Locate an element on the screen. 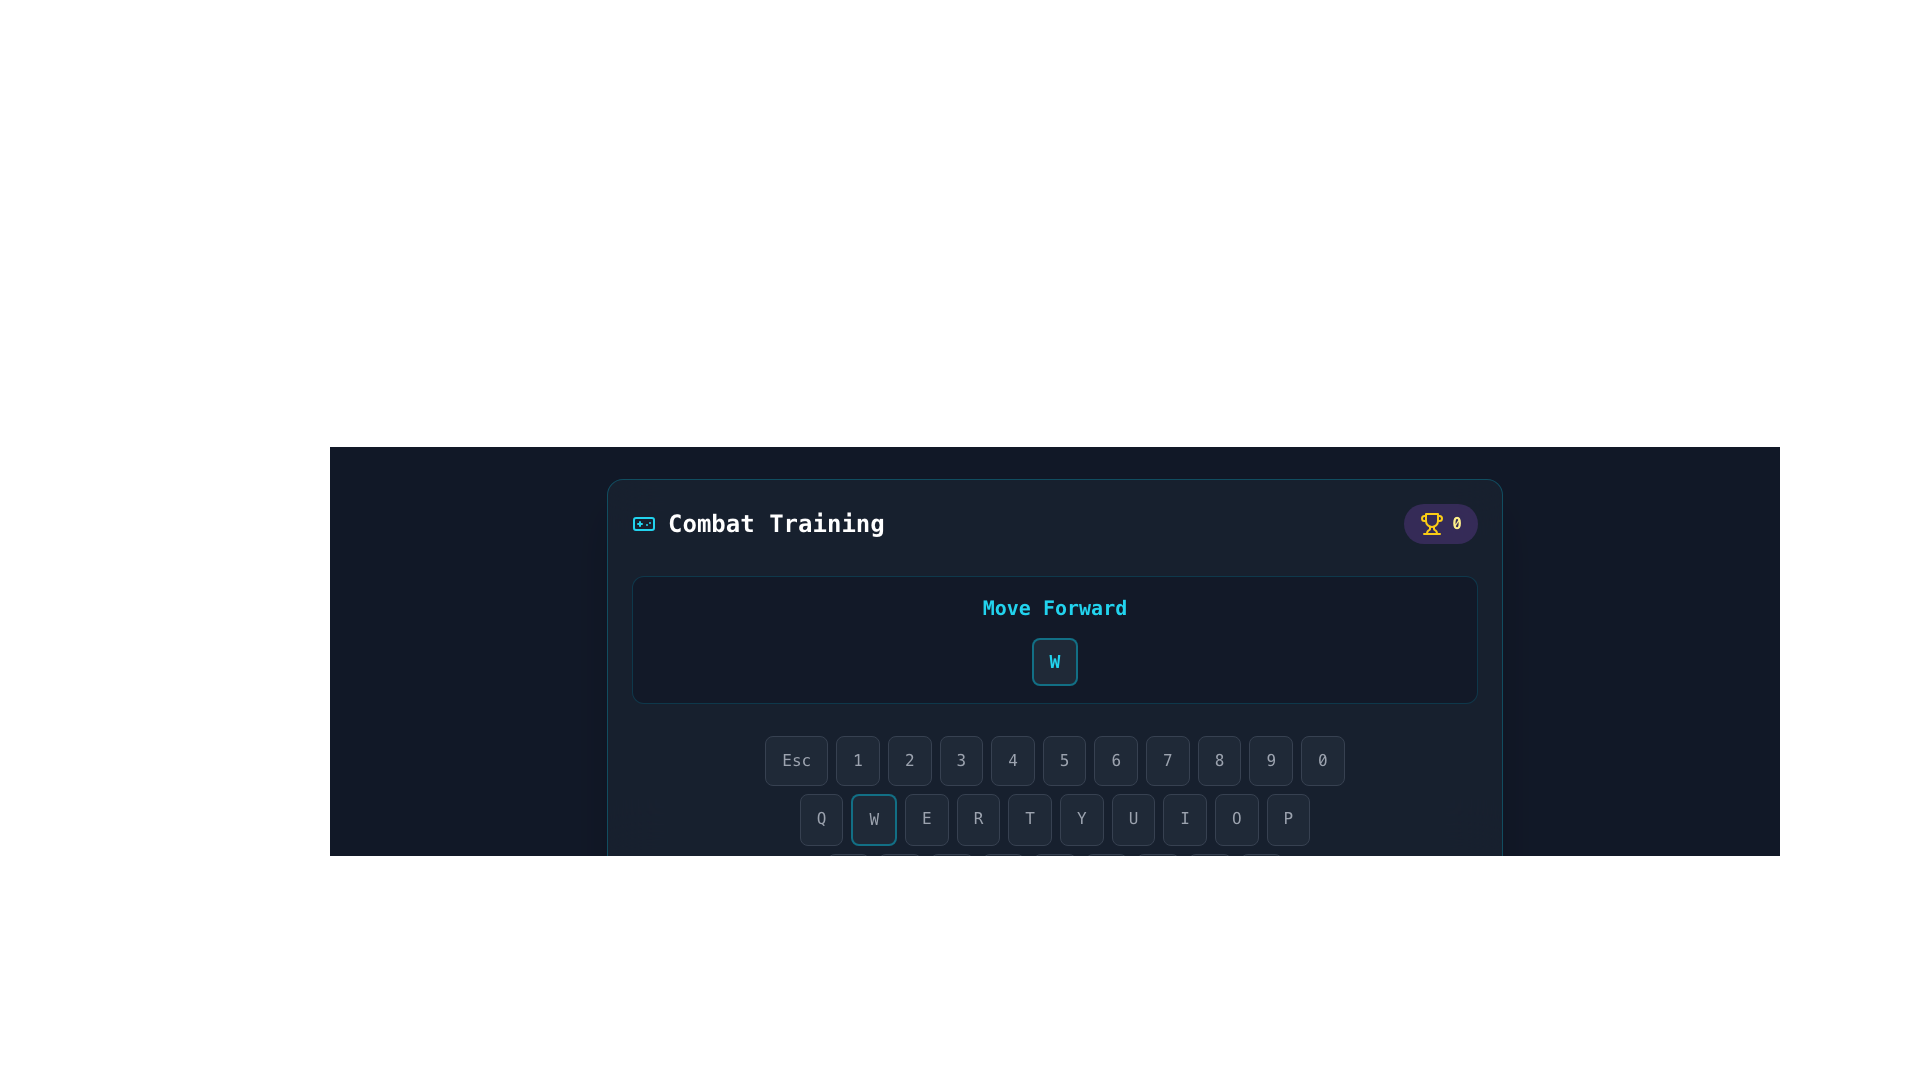 This screenshot has width=1920, height=1080. the button labeled '4', which is the fifth button in a row of numeric keys is located at coordinates (1012, 760).